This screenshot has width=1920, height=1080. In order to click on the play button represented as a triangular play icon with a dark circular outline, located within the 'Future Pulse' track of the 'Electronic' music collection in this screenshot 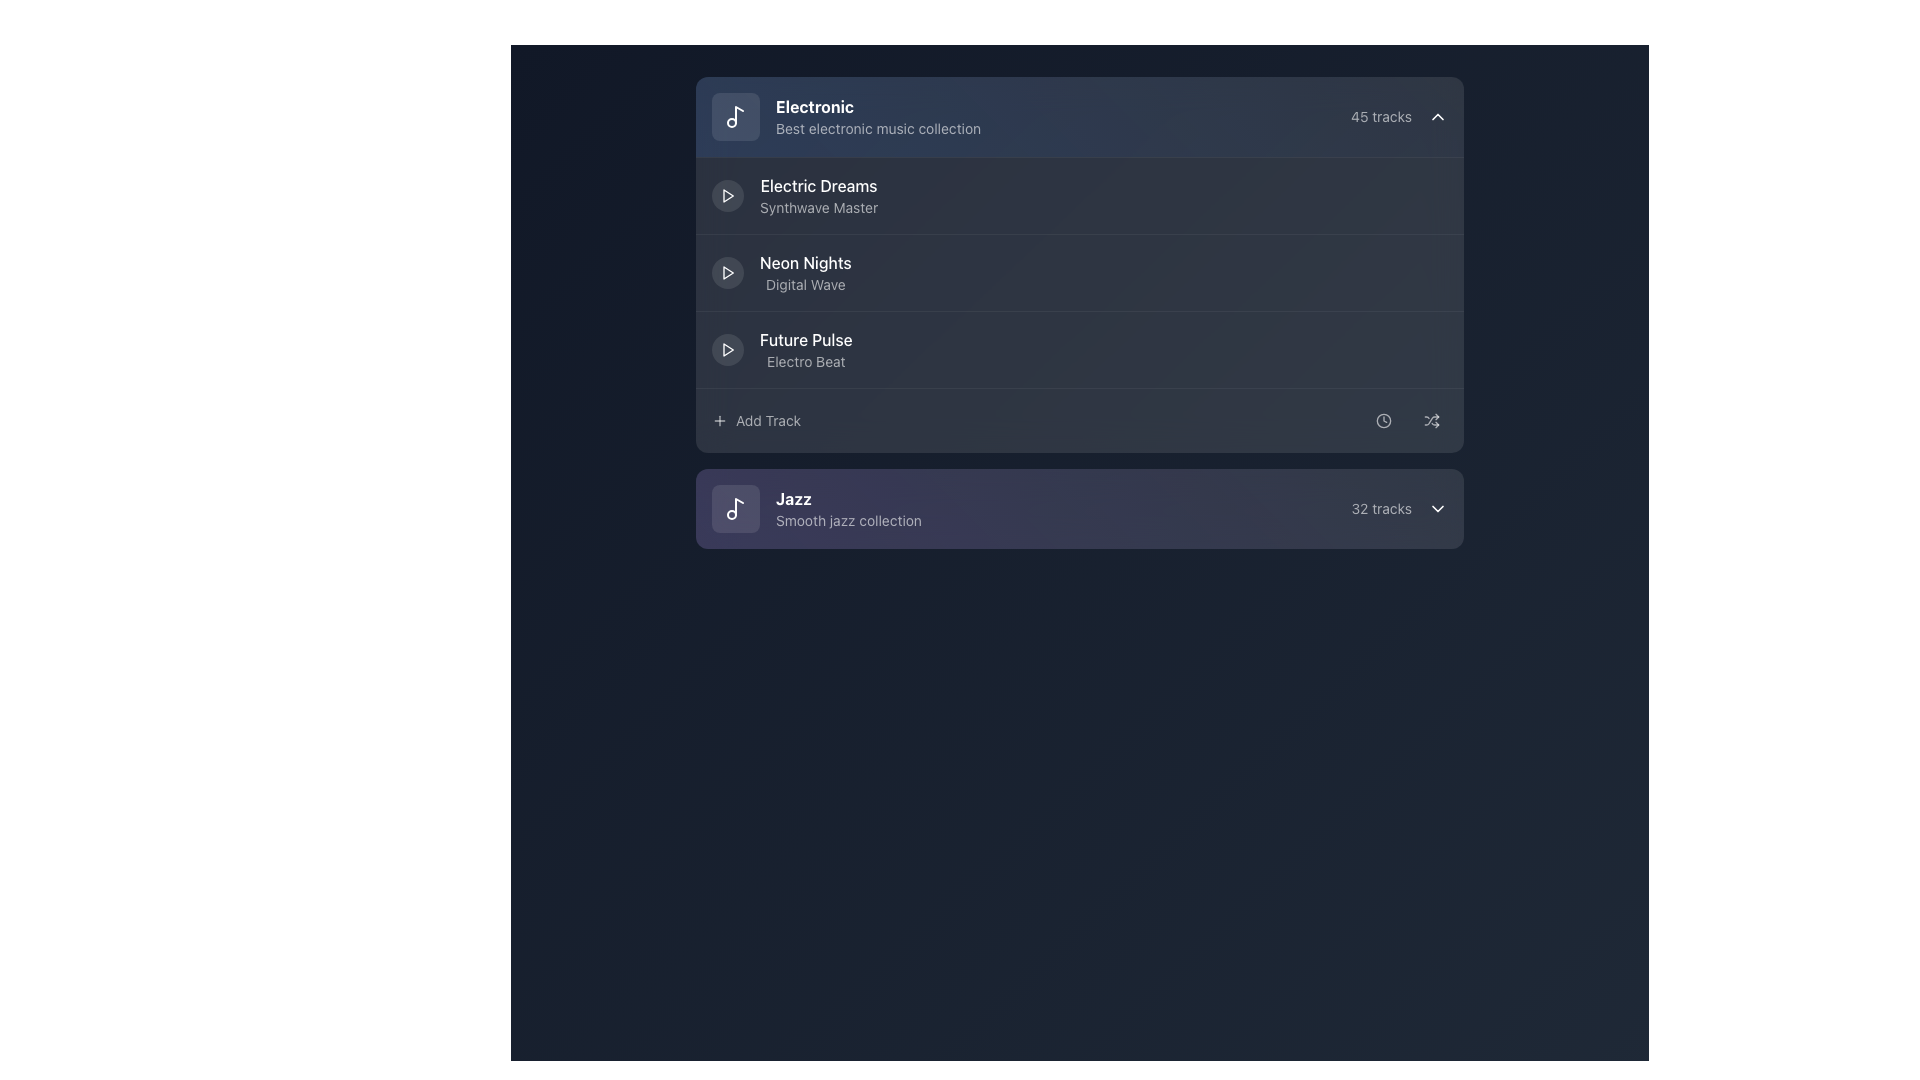, I will do `click(727, 349)`.